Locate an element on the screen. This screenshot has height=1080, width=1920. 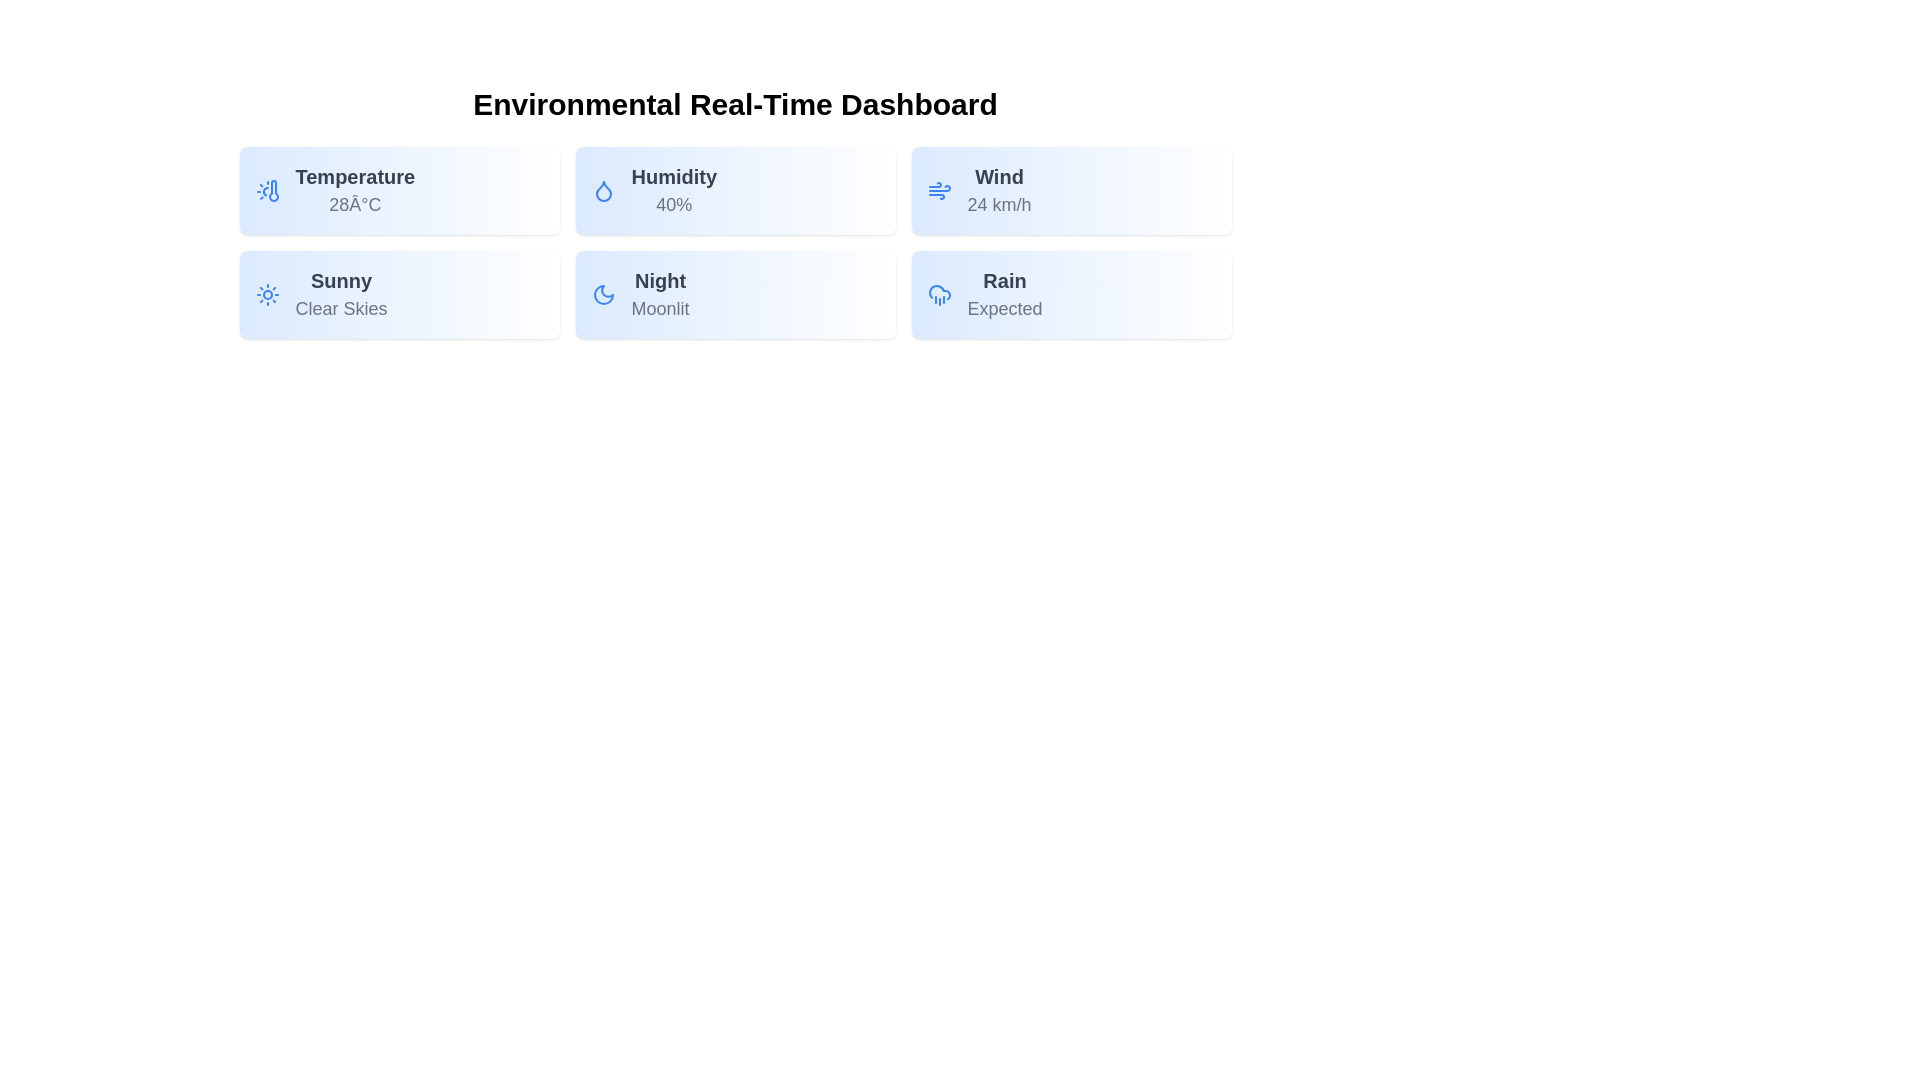
the 'Humidity' informational label element, which displays the text 'Humidity' in bold, dark-gray at the top and '40%' in lighter gray below, centered within a light blue rectangular card is located at coordinates (674, 191).